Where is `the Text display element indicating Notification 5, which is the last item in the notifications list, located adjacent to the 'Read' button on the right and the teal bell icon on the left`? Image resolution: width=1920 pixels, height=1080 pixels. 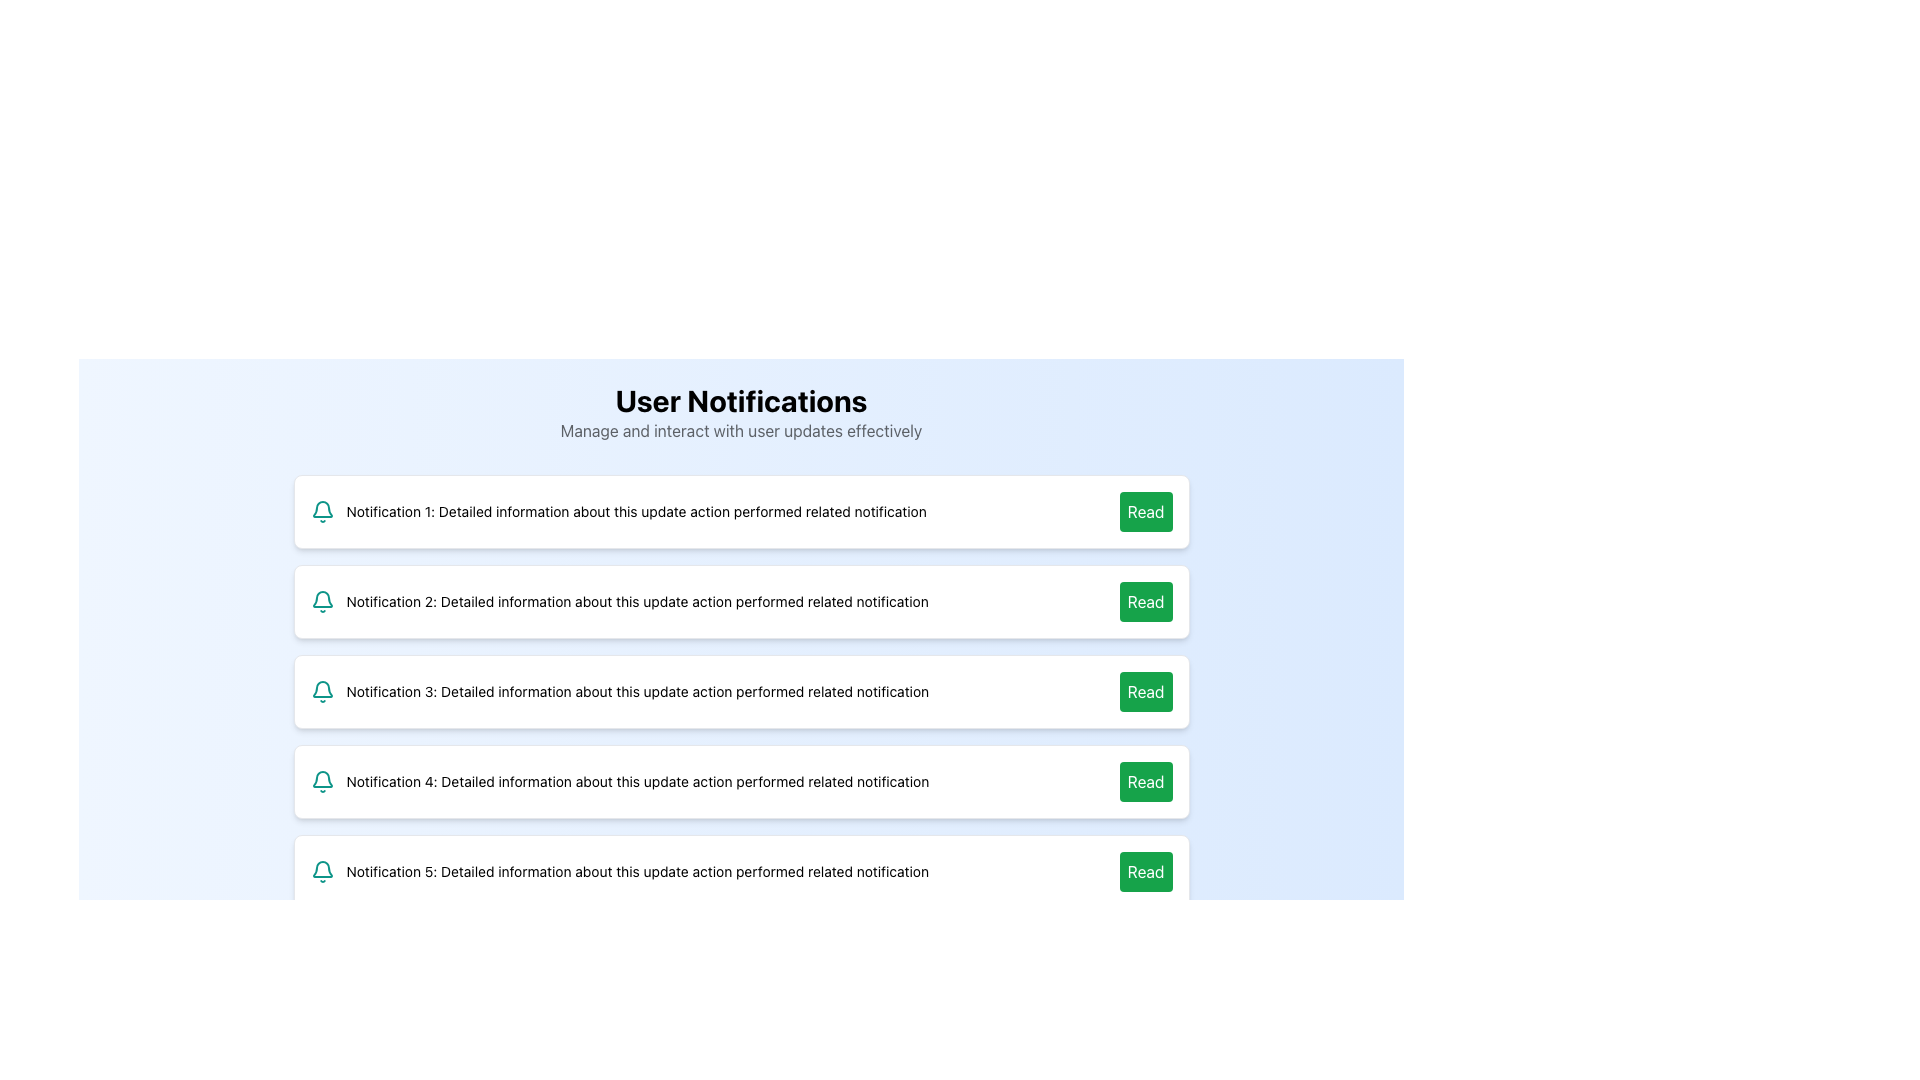
the Text display element indicating Notification 5, which is the last item in the notifications list, located adjacent to the 'Read' button on the right and the teal bell icon on the left is located at coordinates (618, 870).